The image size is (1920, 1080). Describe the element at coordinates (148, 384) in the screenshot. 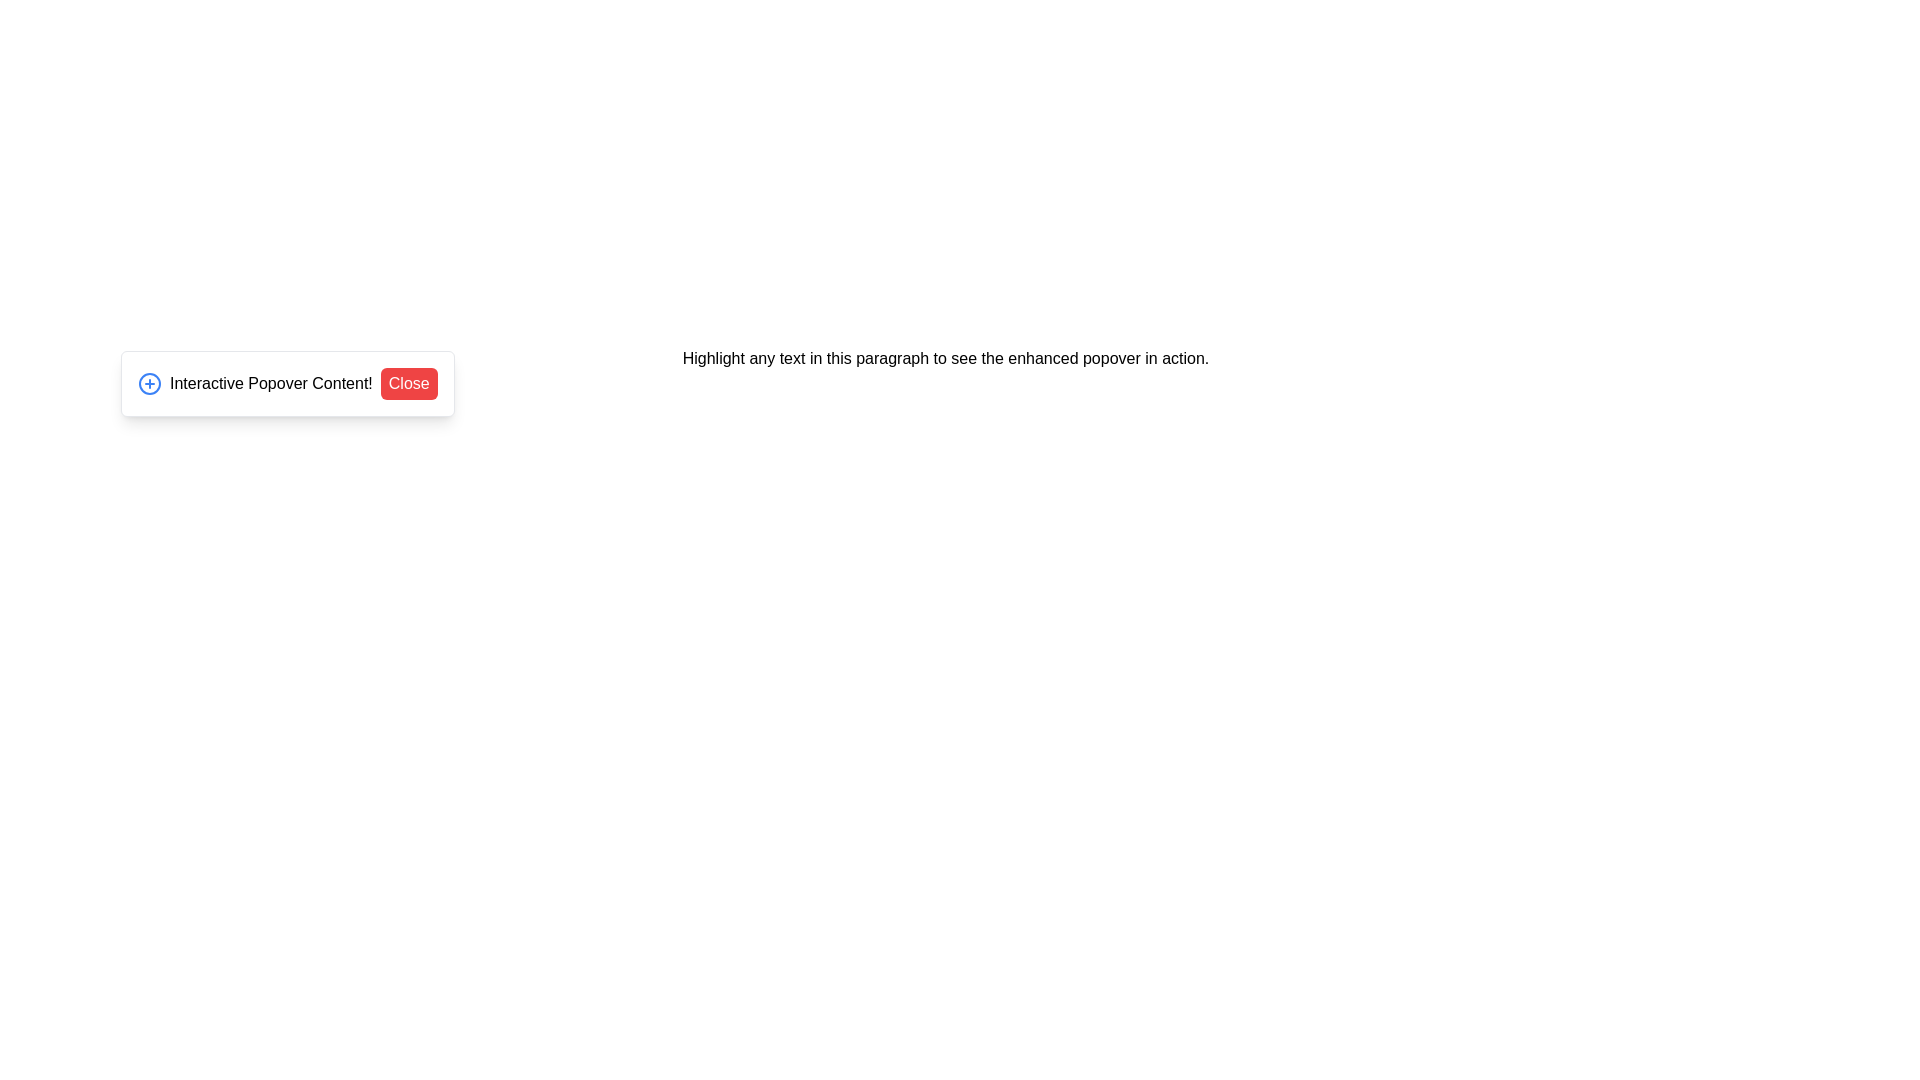

I see `the action button located on the leftmost side of the popover, directly before the text 'Interactive Popover Content!'` at that location.